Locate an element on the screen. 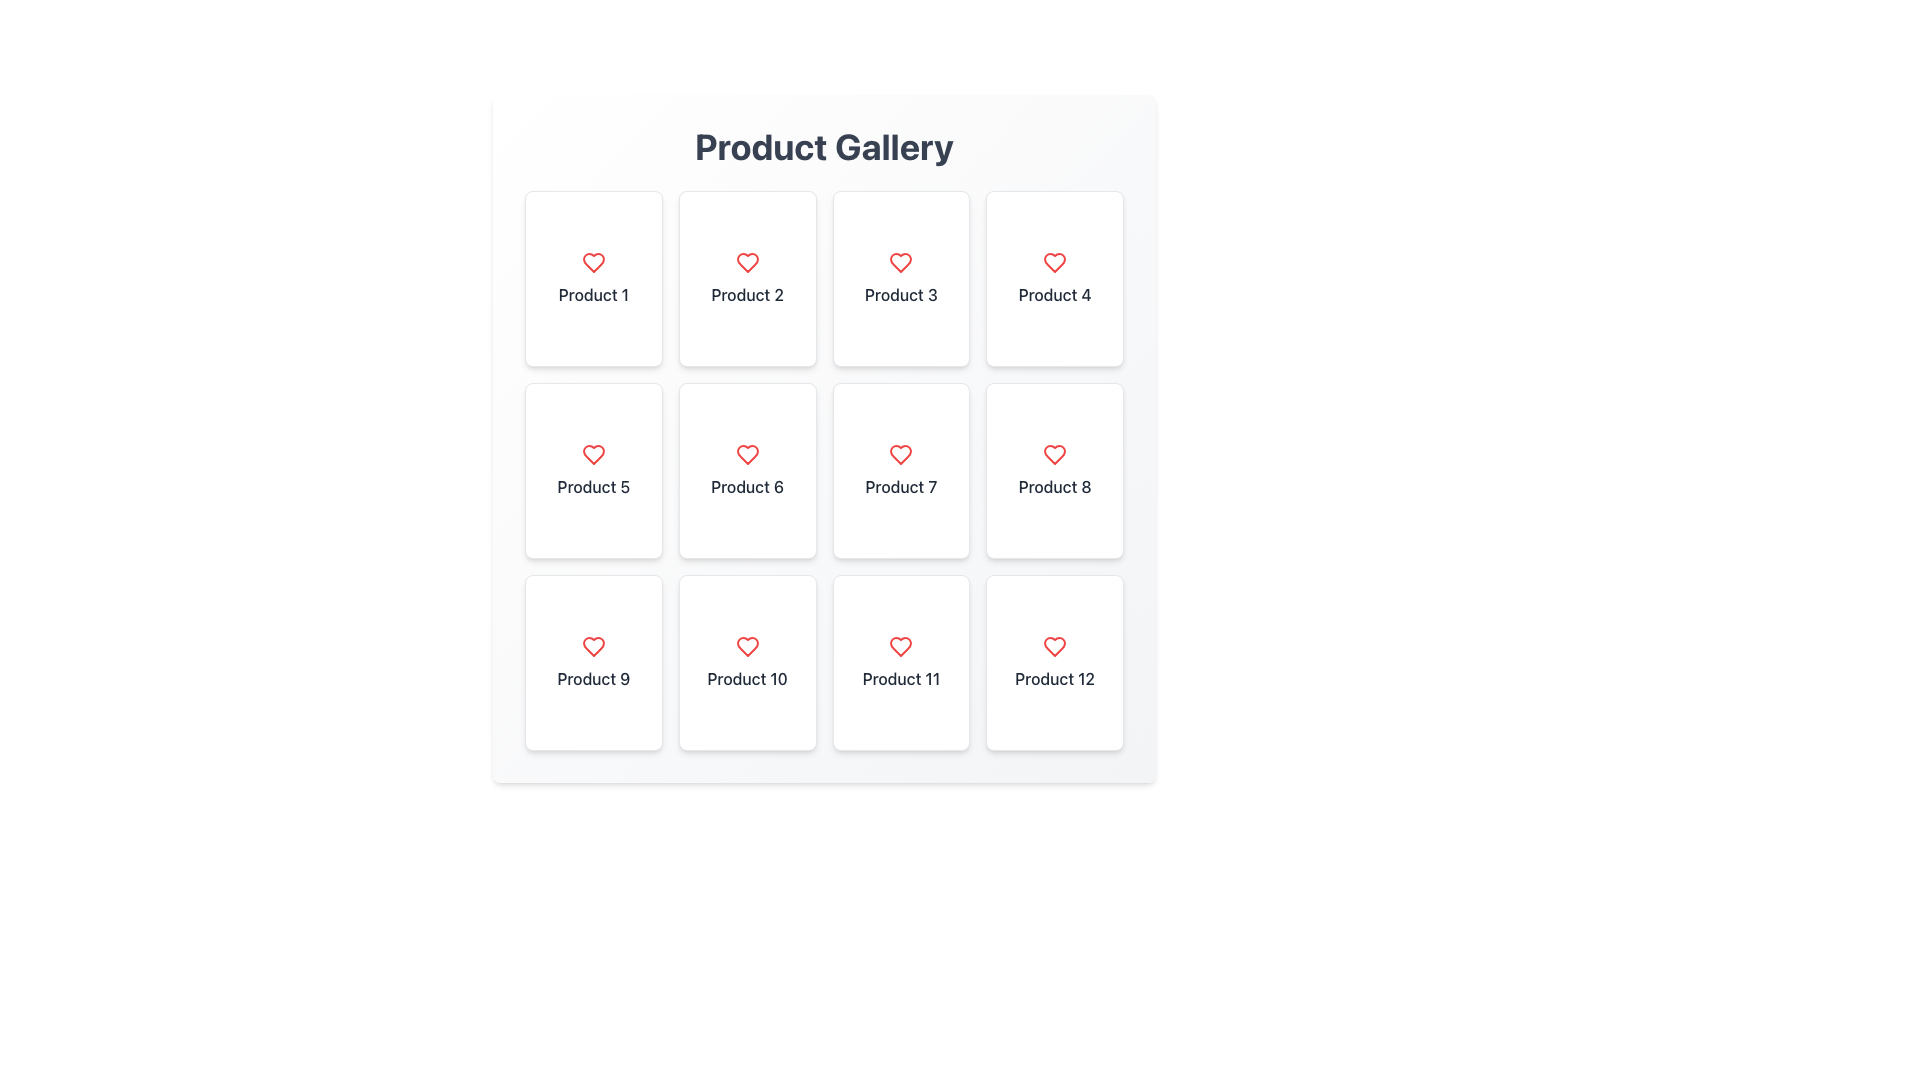  the heart-shaped icon with a red stroke located within the Product 9 card in the first column of the third row is located at coordinates (592, 647).